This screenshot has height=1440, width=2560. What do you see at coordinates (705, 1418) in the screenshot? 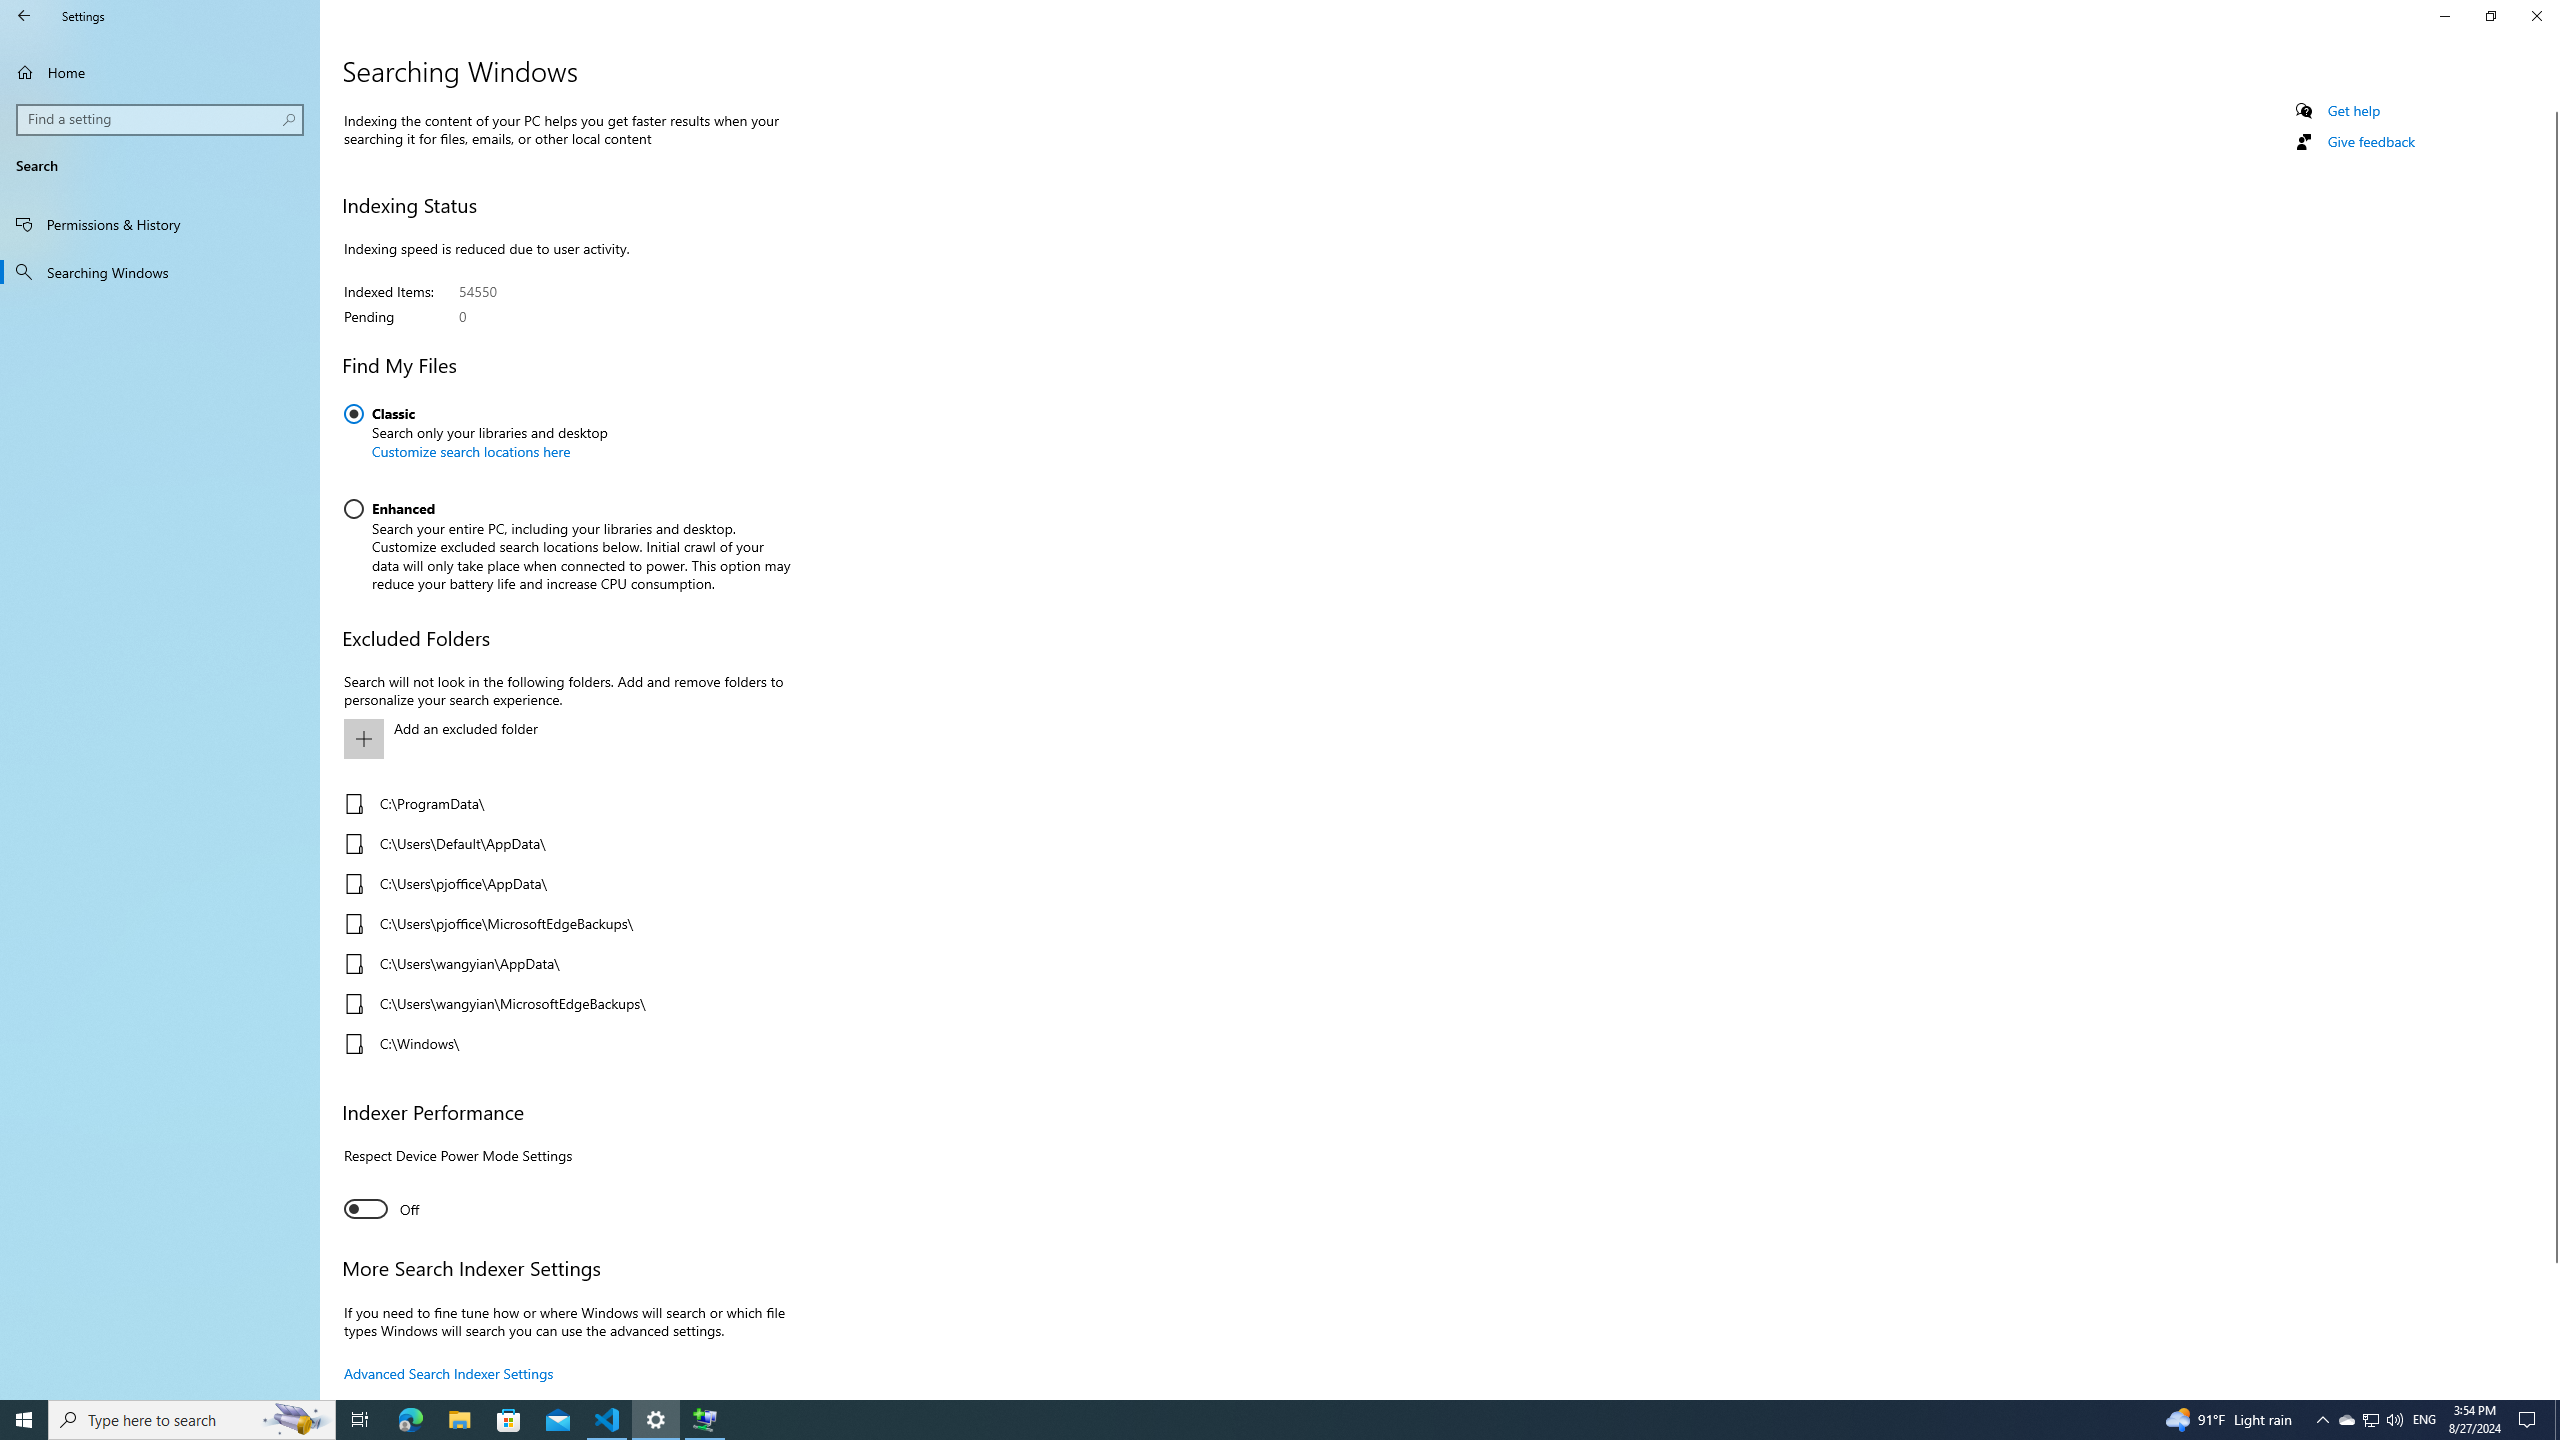
I see `'Extensible Wizards Host Process - 1 running window'` at bounding box center [705, 1418].